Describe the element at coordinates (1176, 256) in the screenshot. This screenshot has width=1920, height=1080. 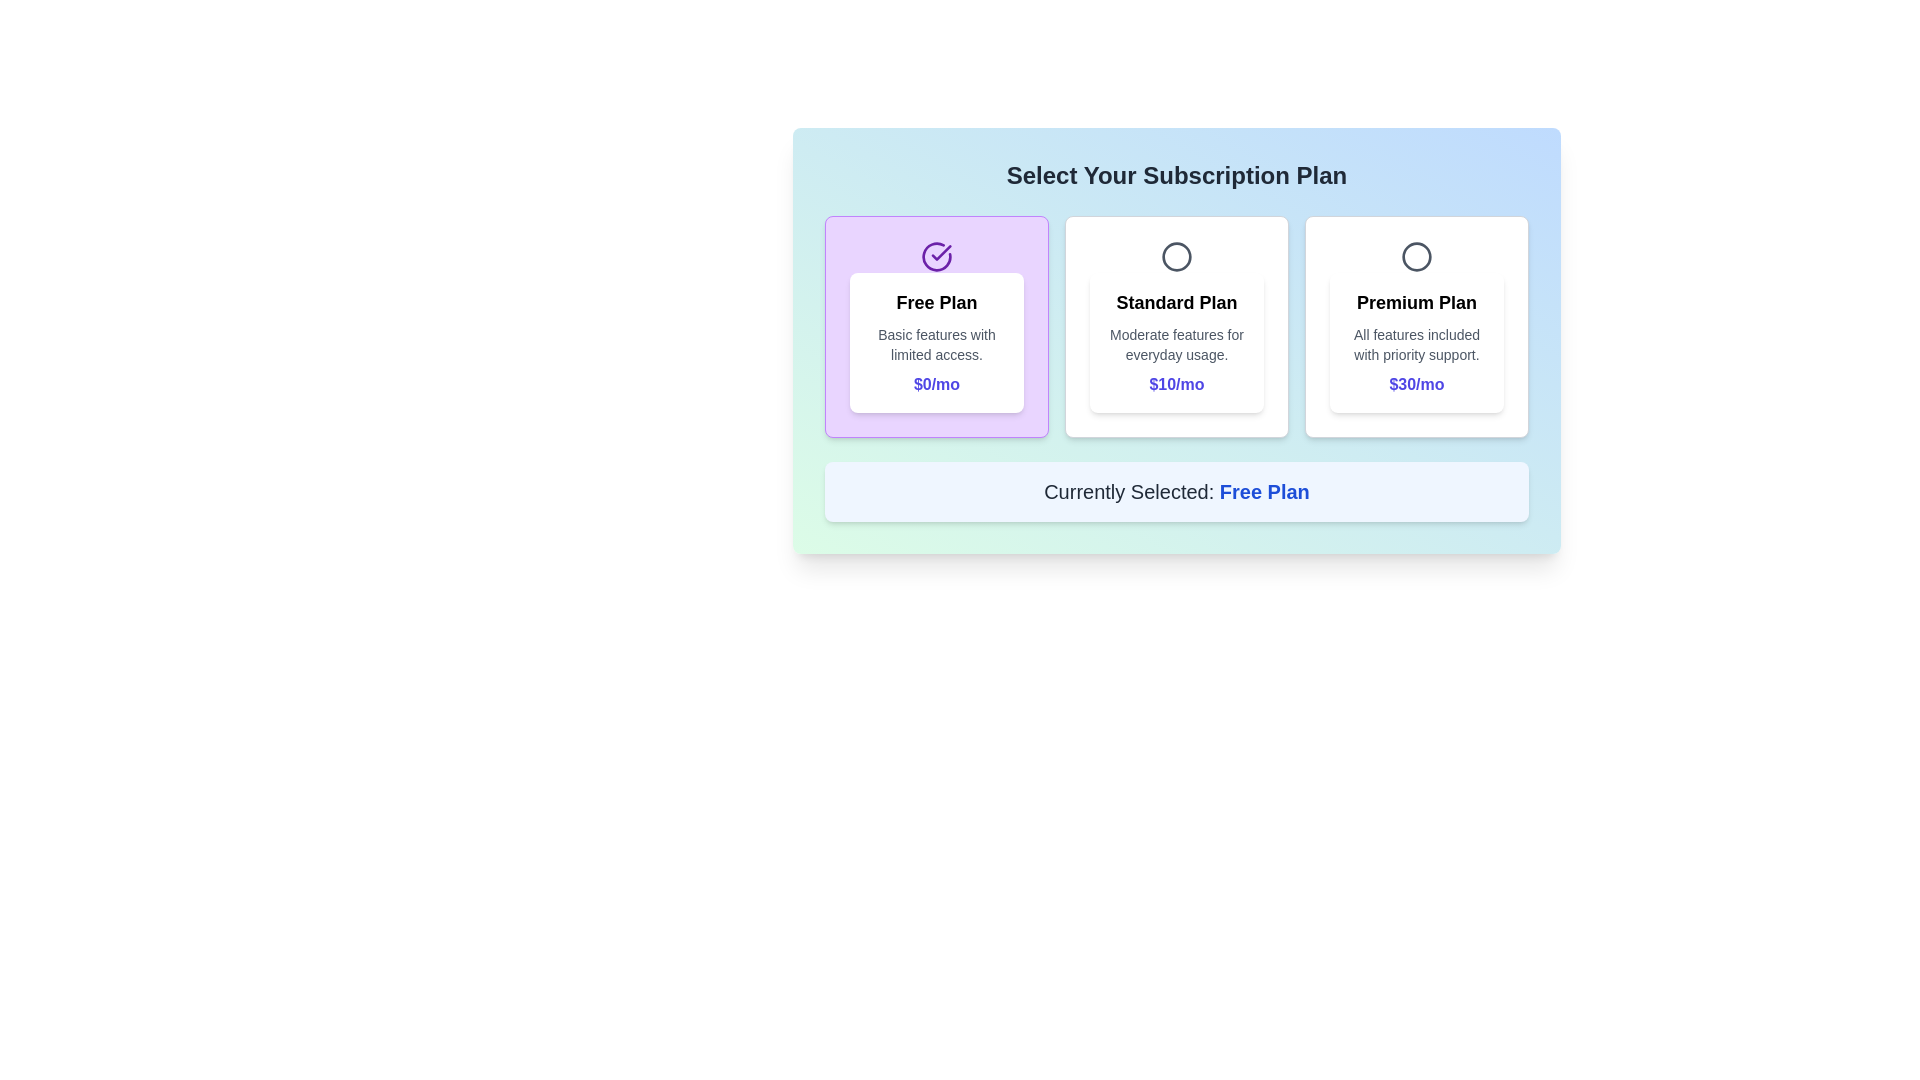
I see `the circular selection indicator located in the top right corner of the 'Standard Plan' card, which is currently inactive and not selected` at that location.